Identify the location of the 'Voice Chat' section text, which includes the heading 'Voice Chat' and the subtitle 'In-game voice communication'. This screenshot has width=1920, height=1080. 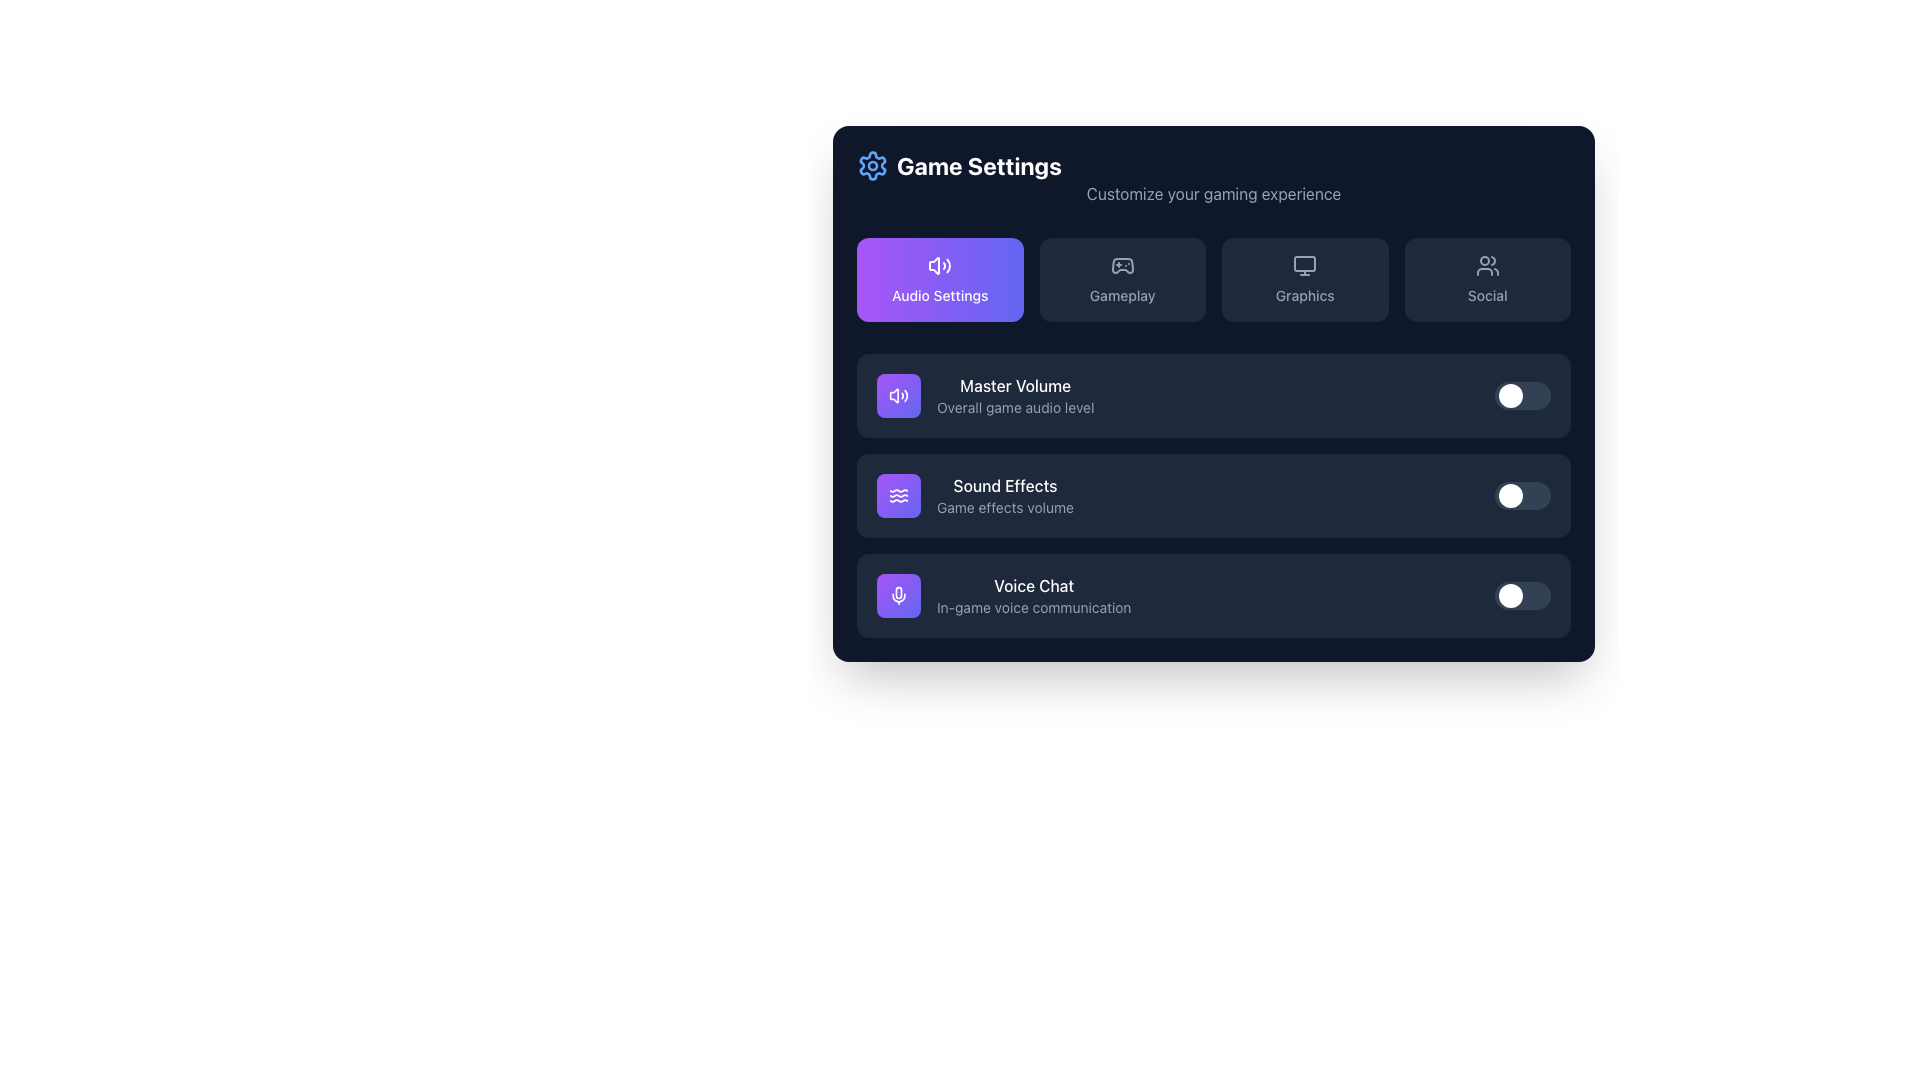
(1003, 595).